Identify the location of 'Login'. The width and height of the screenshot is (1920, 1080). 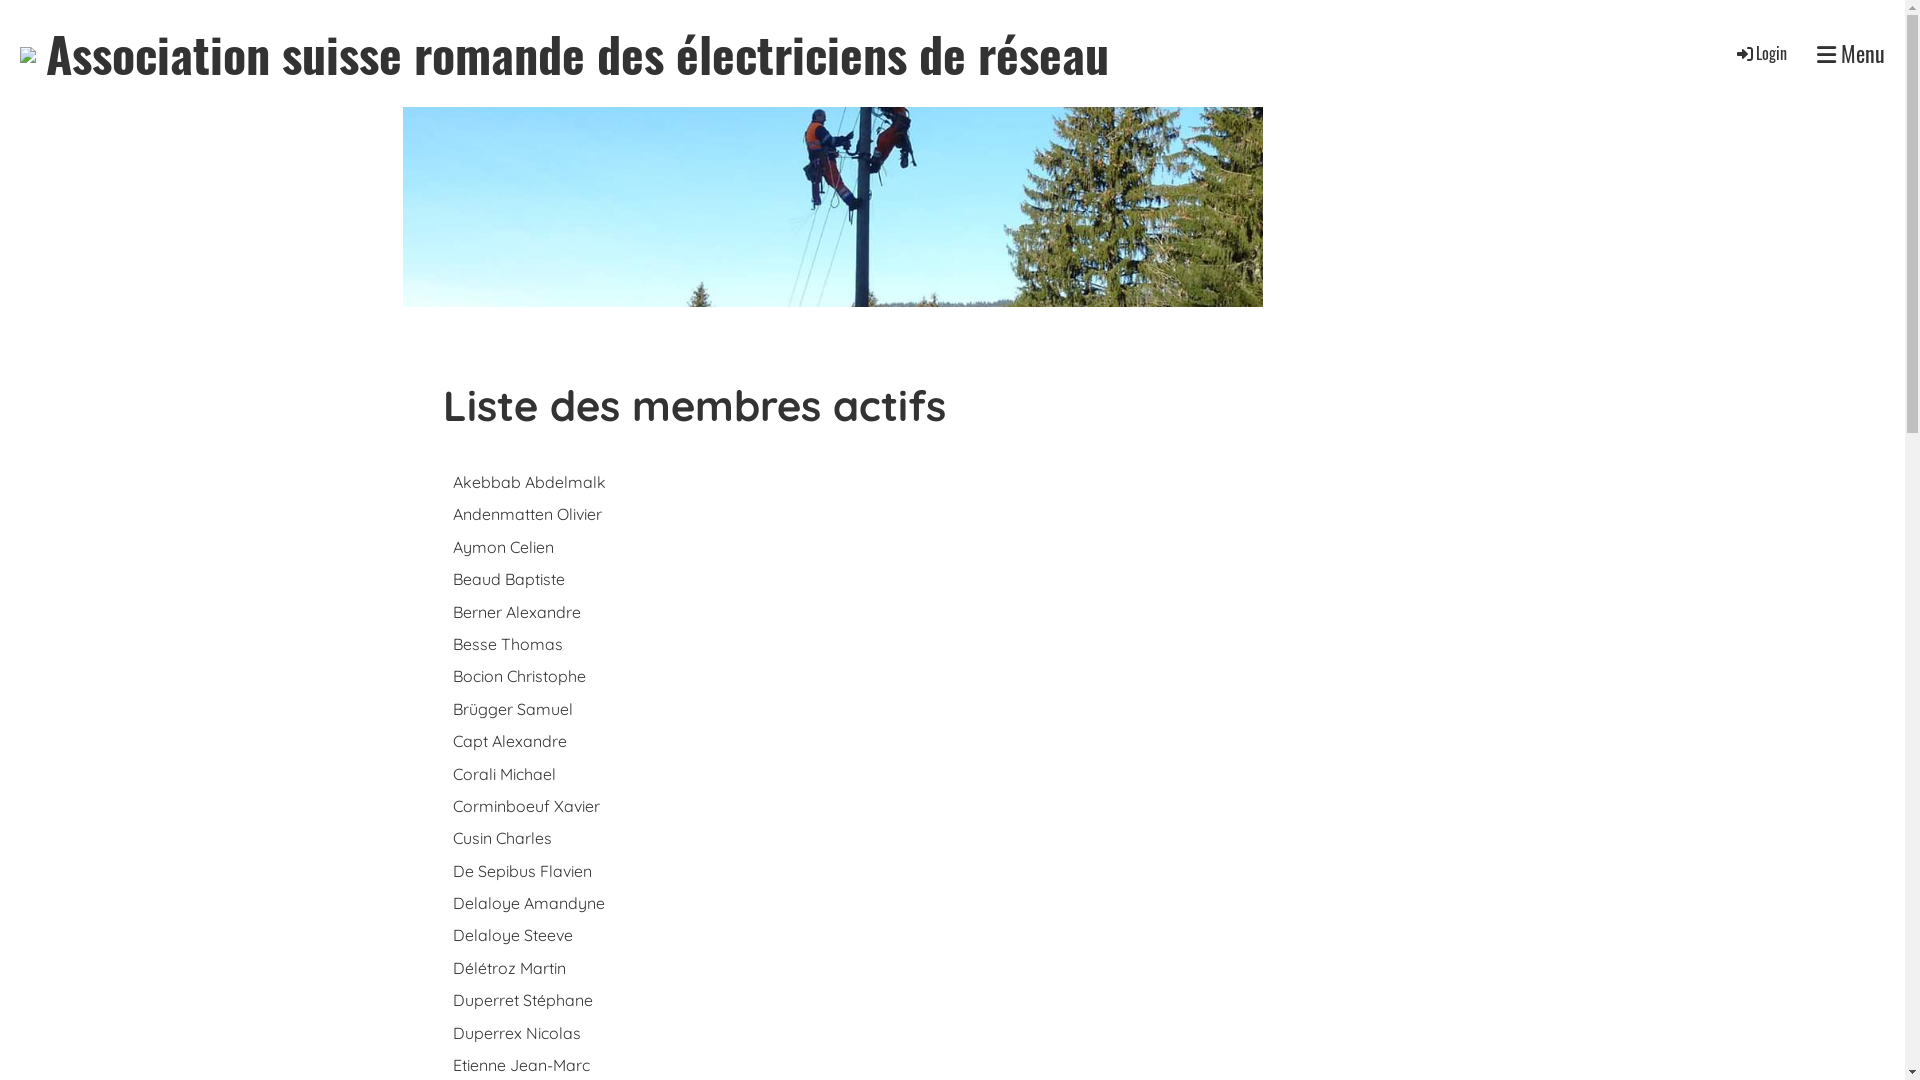
(1760, 52).